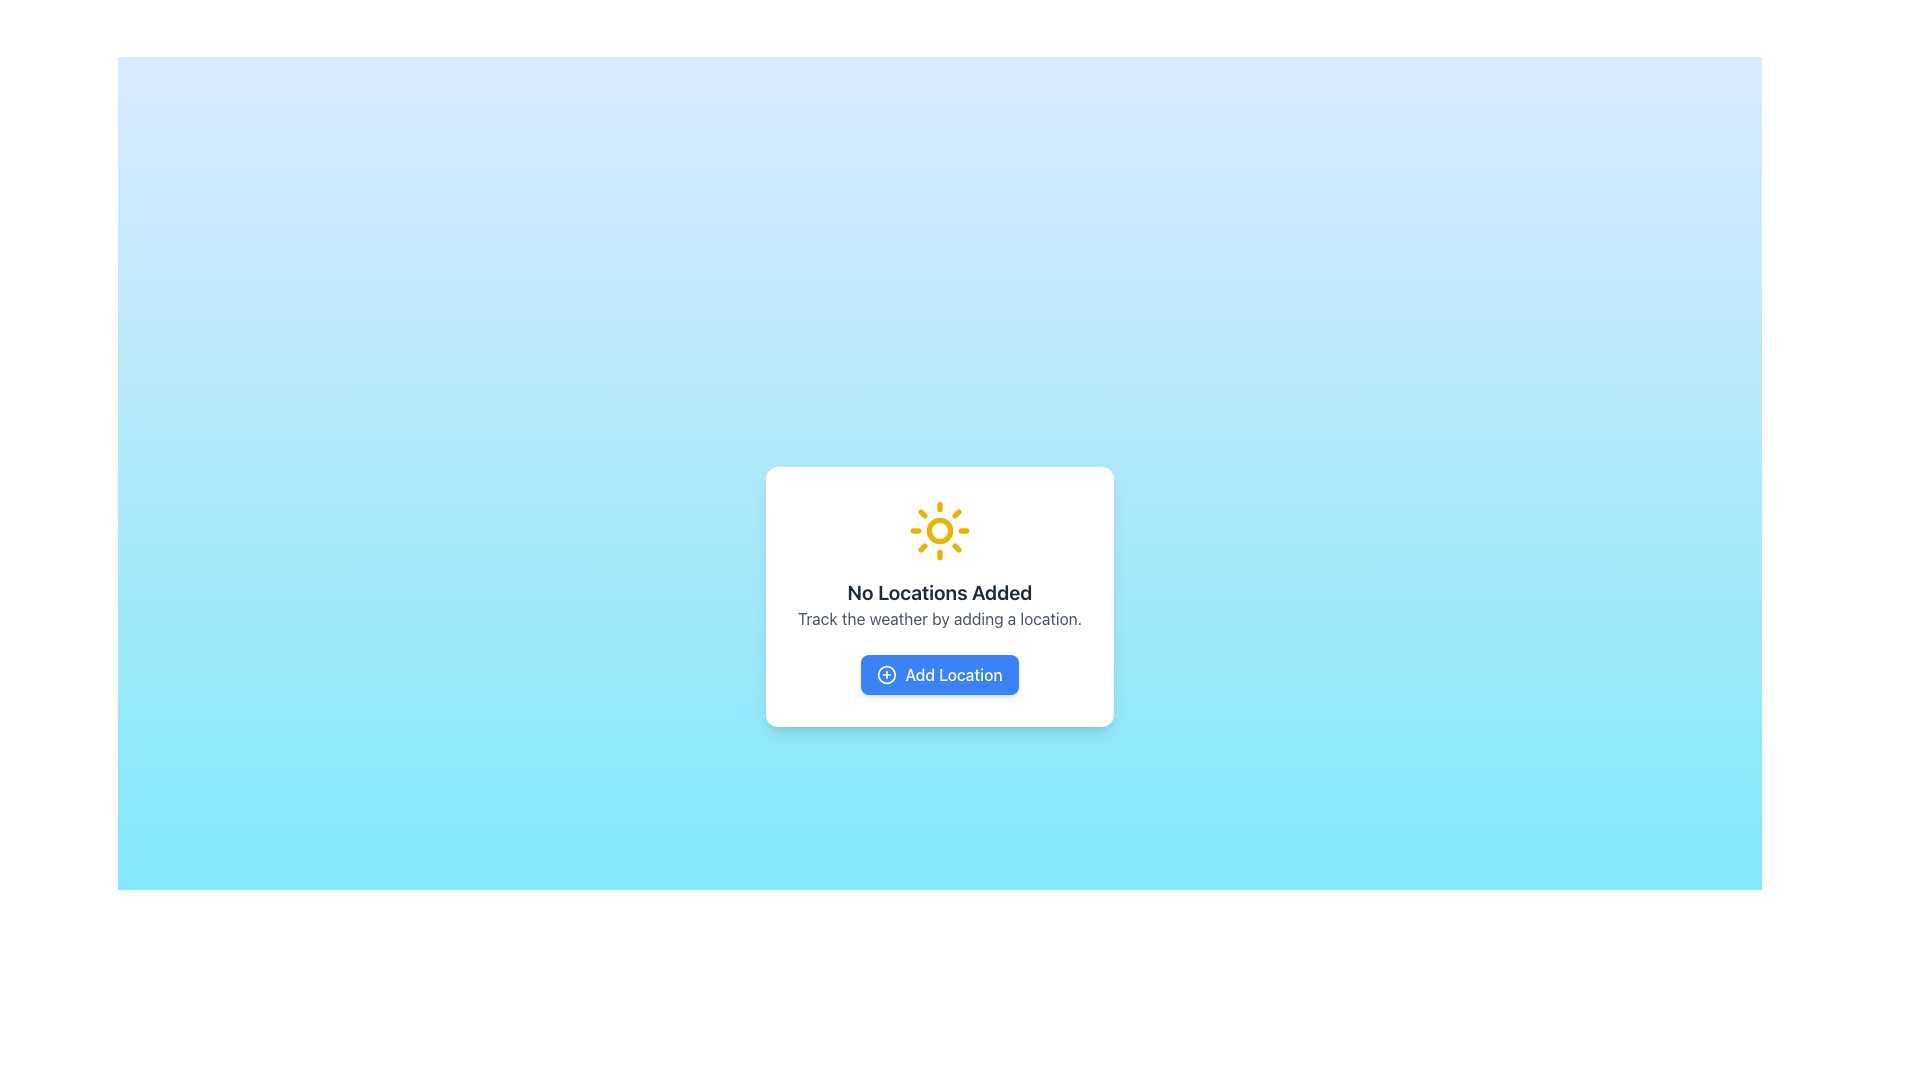 The height and width of the screenshot is (1080, 1920). What do you see at coordinates (939, 675) in the screenshot?
I see `the 'Add Location' button with a blue background and white text` at bounding box center [939, 675].